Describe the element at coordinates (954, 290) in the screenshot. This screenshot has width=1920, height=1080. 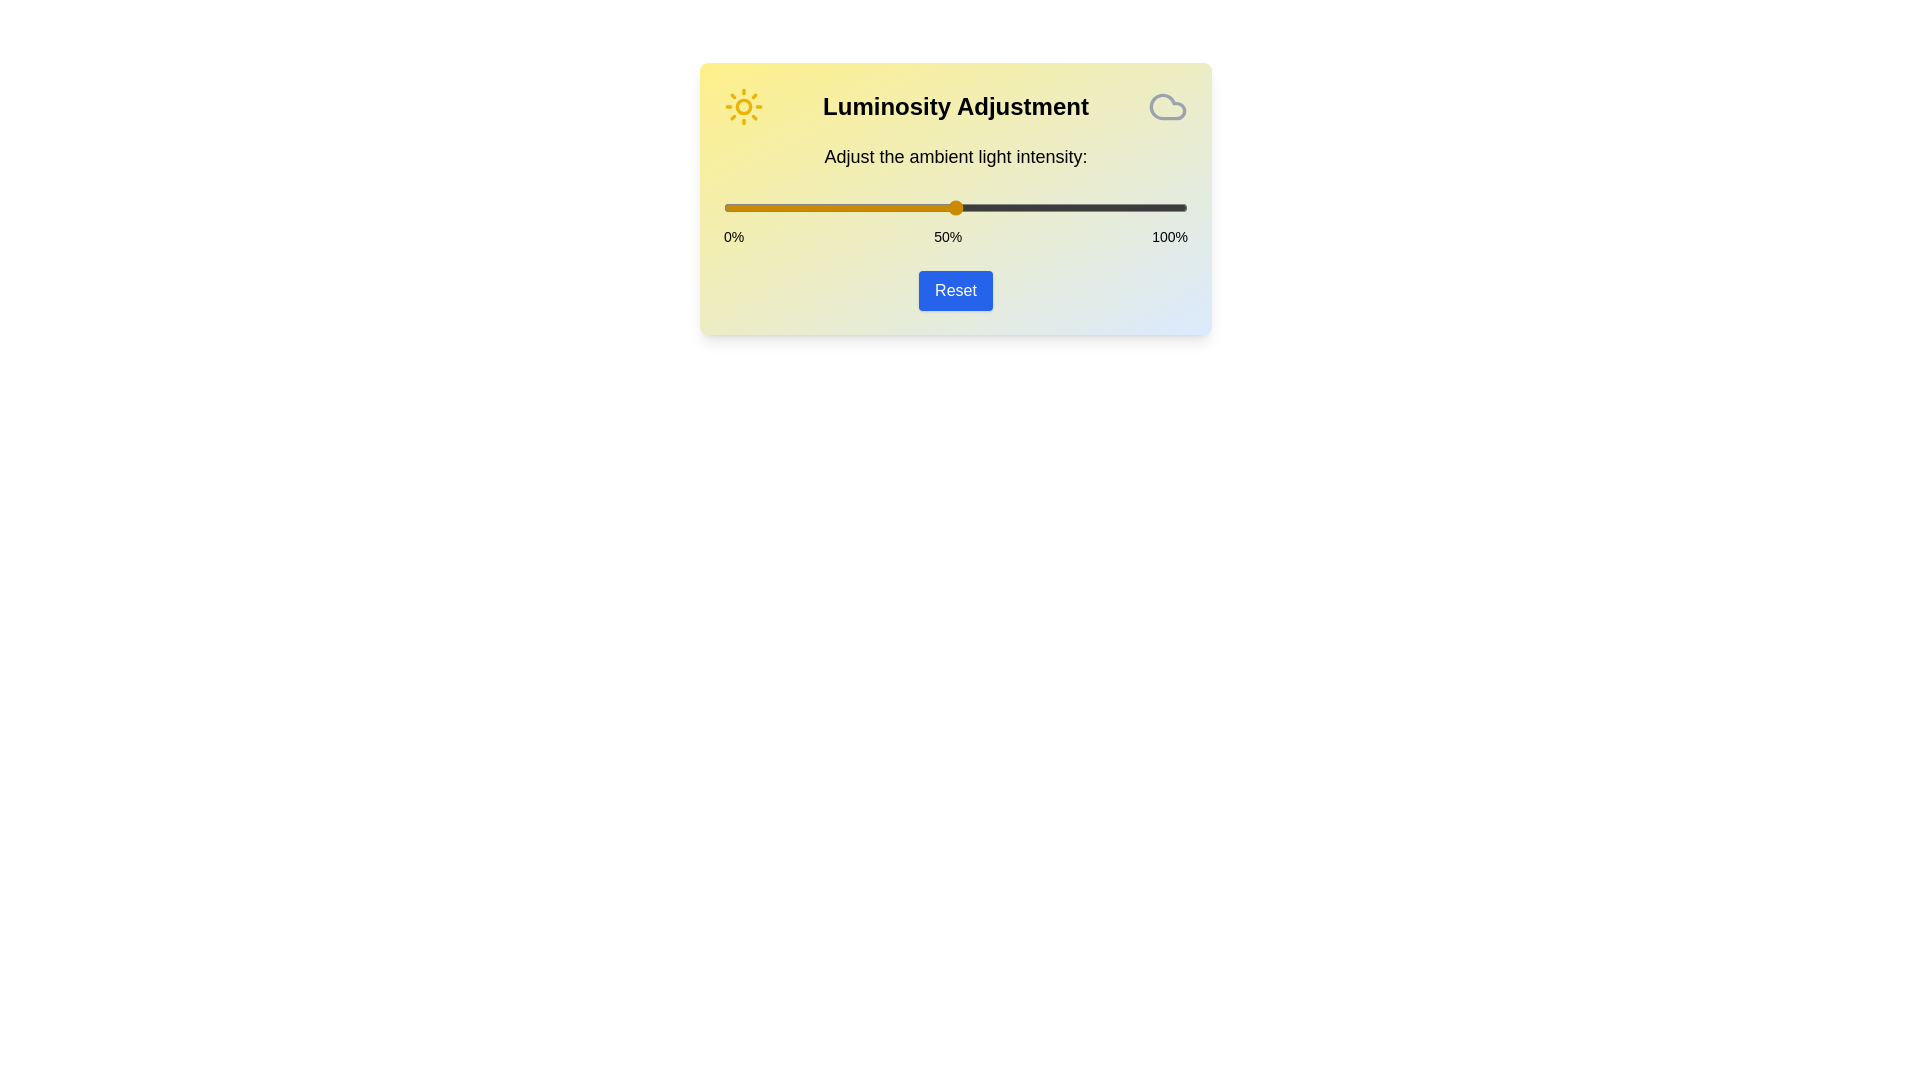
I see `the Reset button to reset the light intensity to the default value` at that location.